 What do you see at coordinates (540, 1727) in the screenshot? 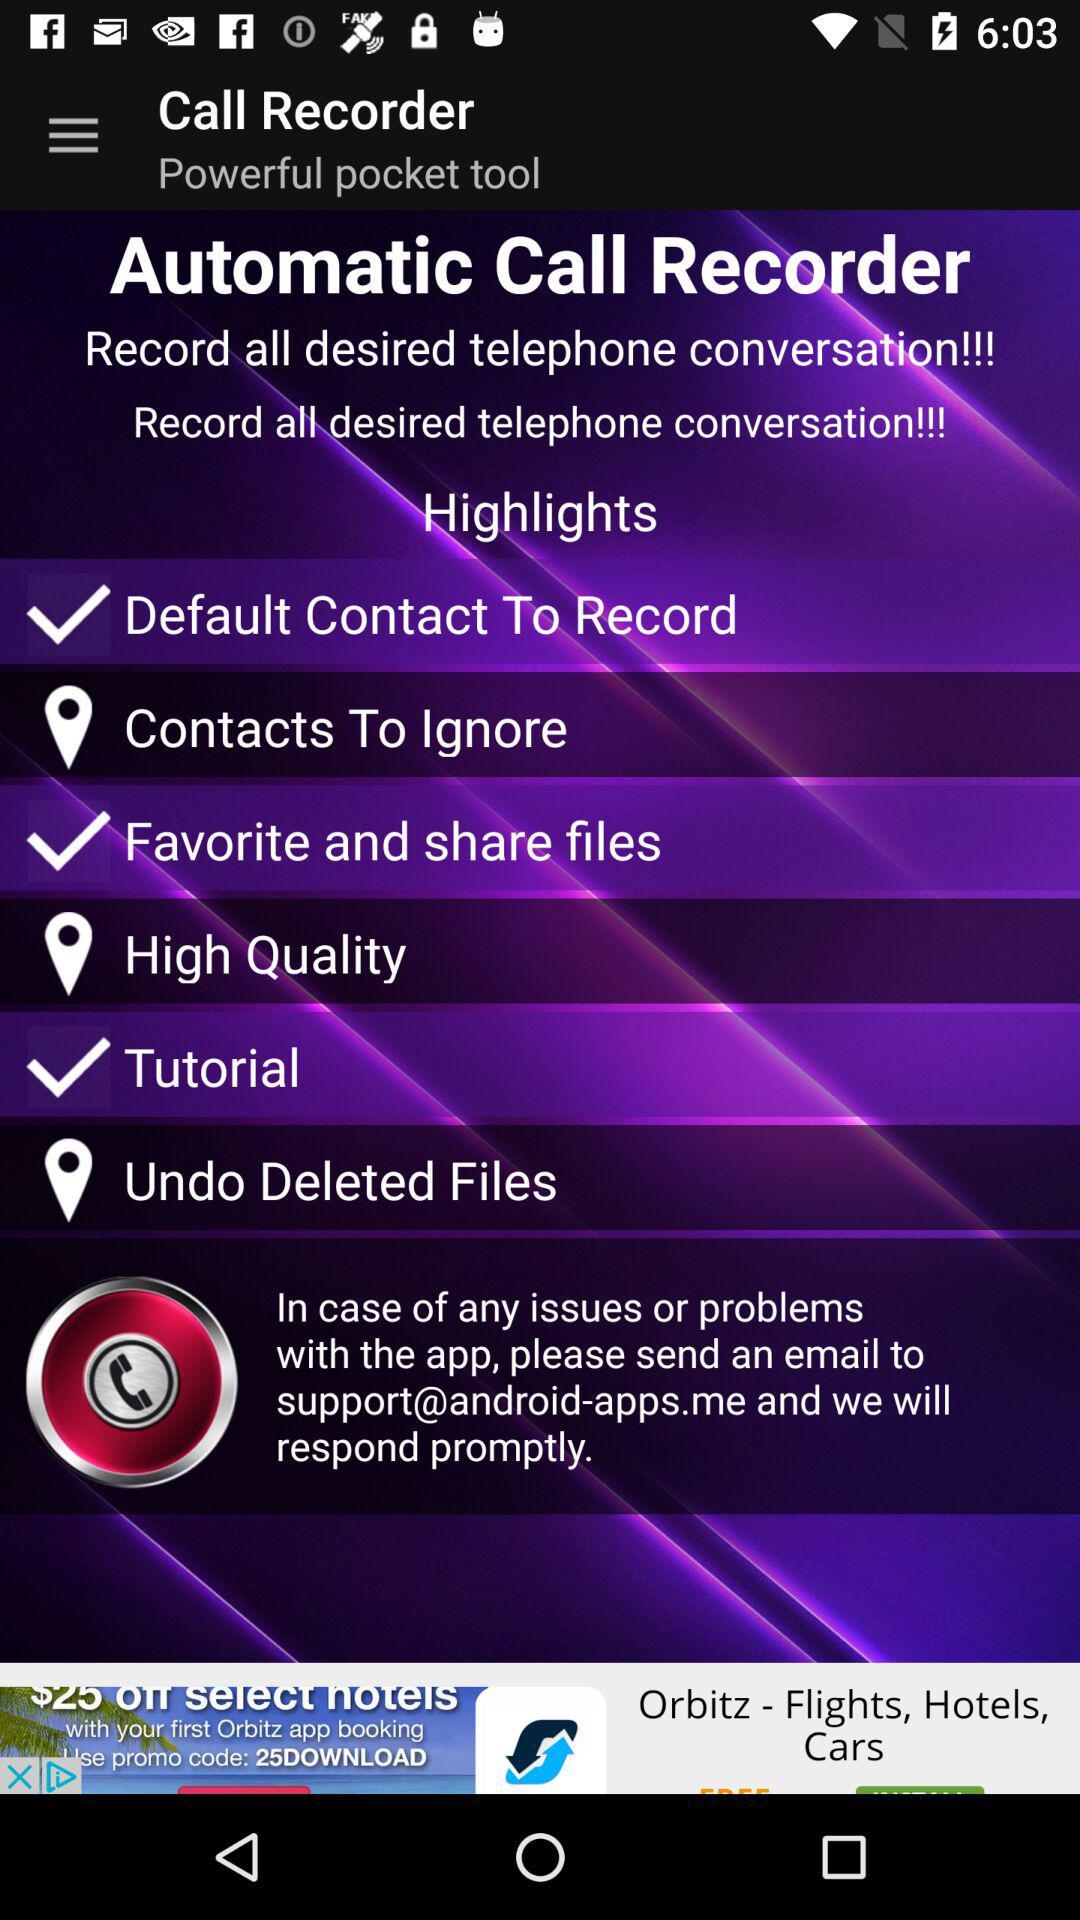
I see `advertisement for orbitz` at bounding box center [540, 1727].